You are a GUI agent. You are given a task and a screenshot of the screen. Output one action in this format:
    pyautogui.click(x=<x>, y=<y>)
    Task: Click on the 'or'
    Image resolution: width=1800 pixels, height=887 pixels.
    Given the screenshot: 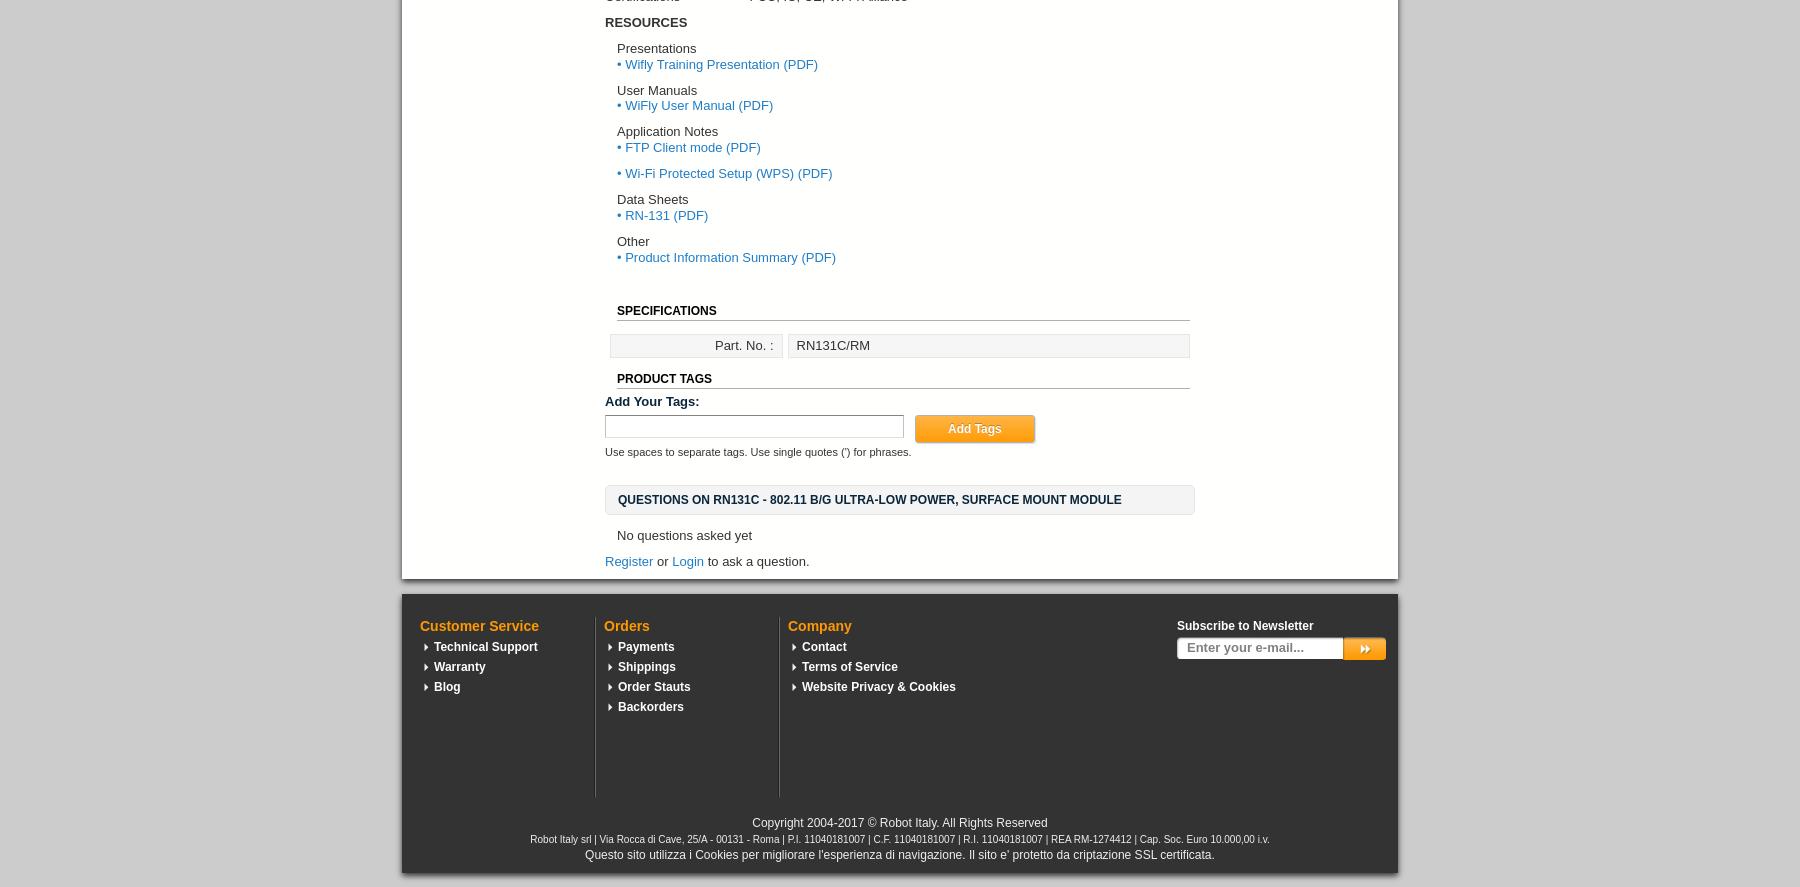 What is the action you would take?
    pyautogui.click(x=657, y=559)
    